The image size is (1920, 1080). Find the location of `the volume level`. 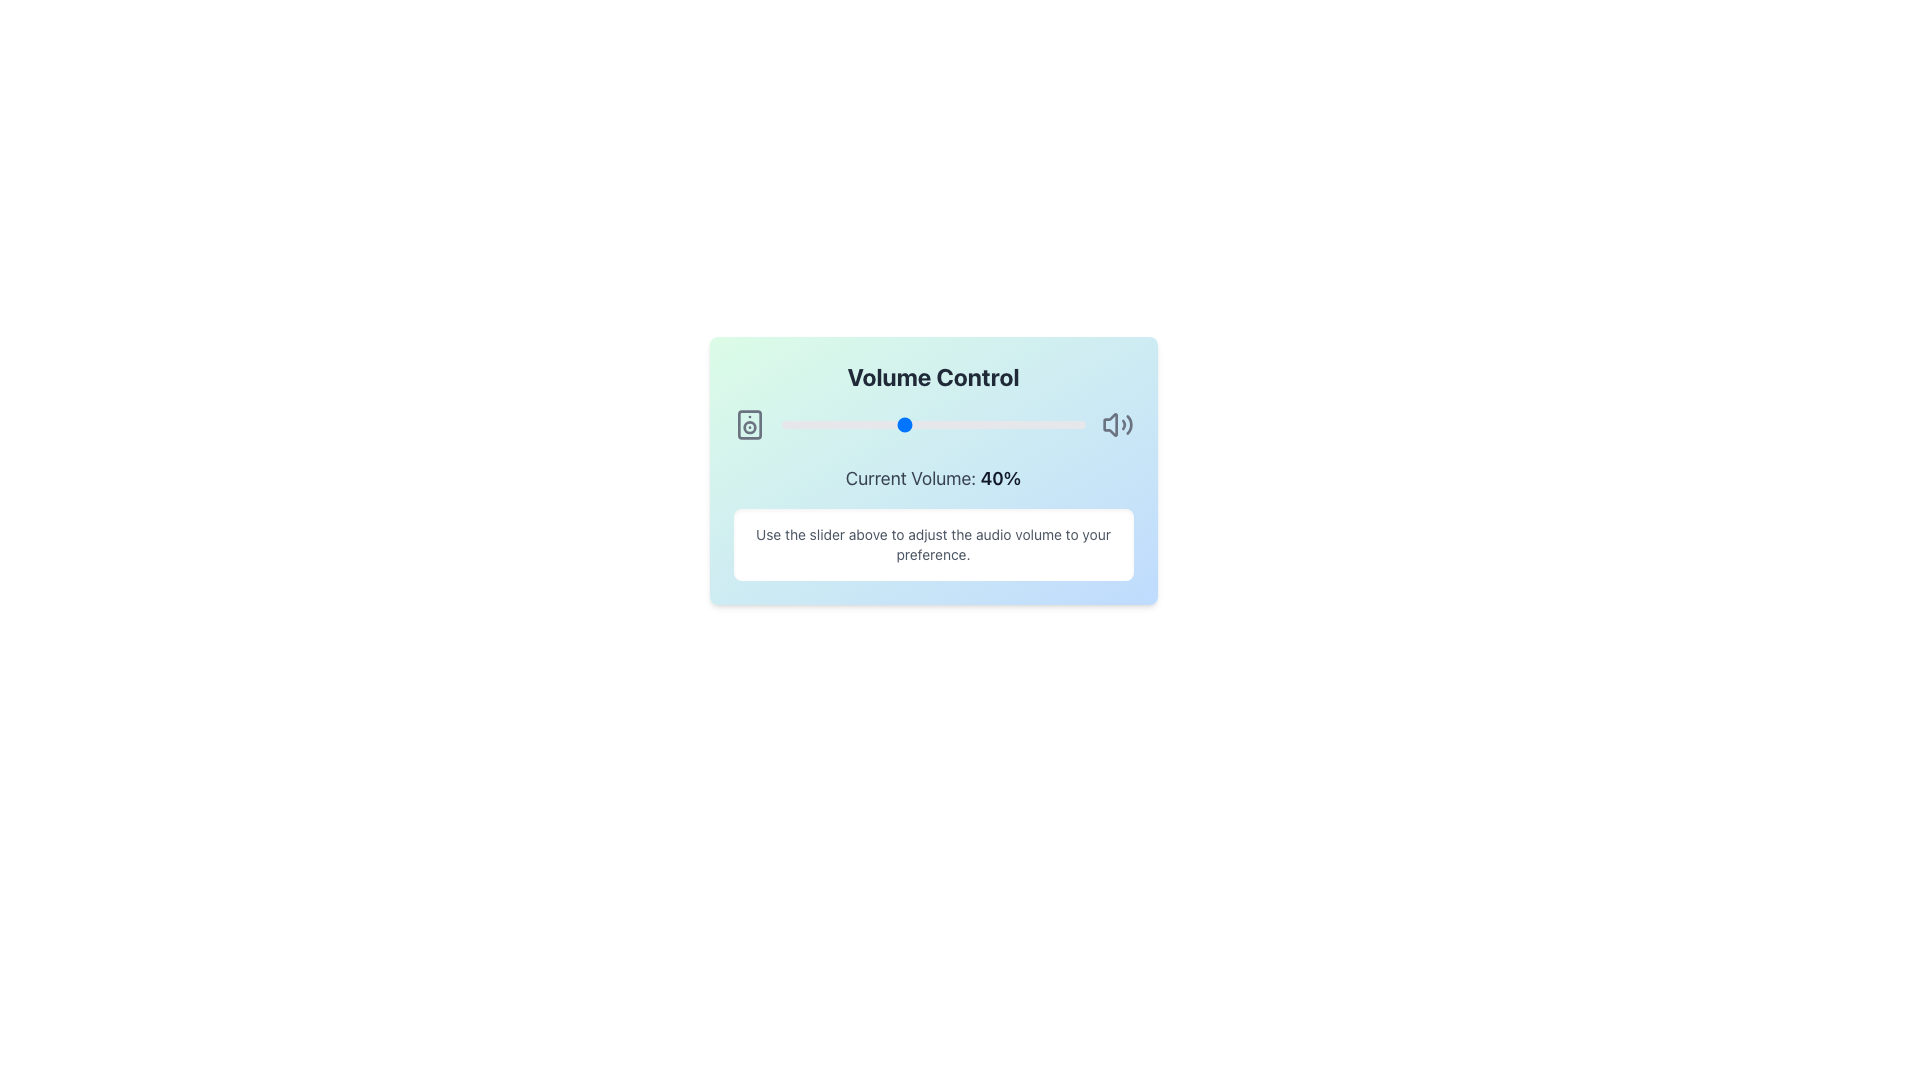

the volume level is located at coordinates (839, 423).